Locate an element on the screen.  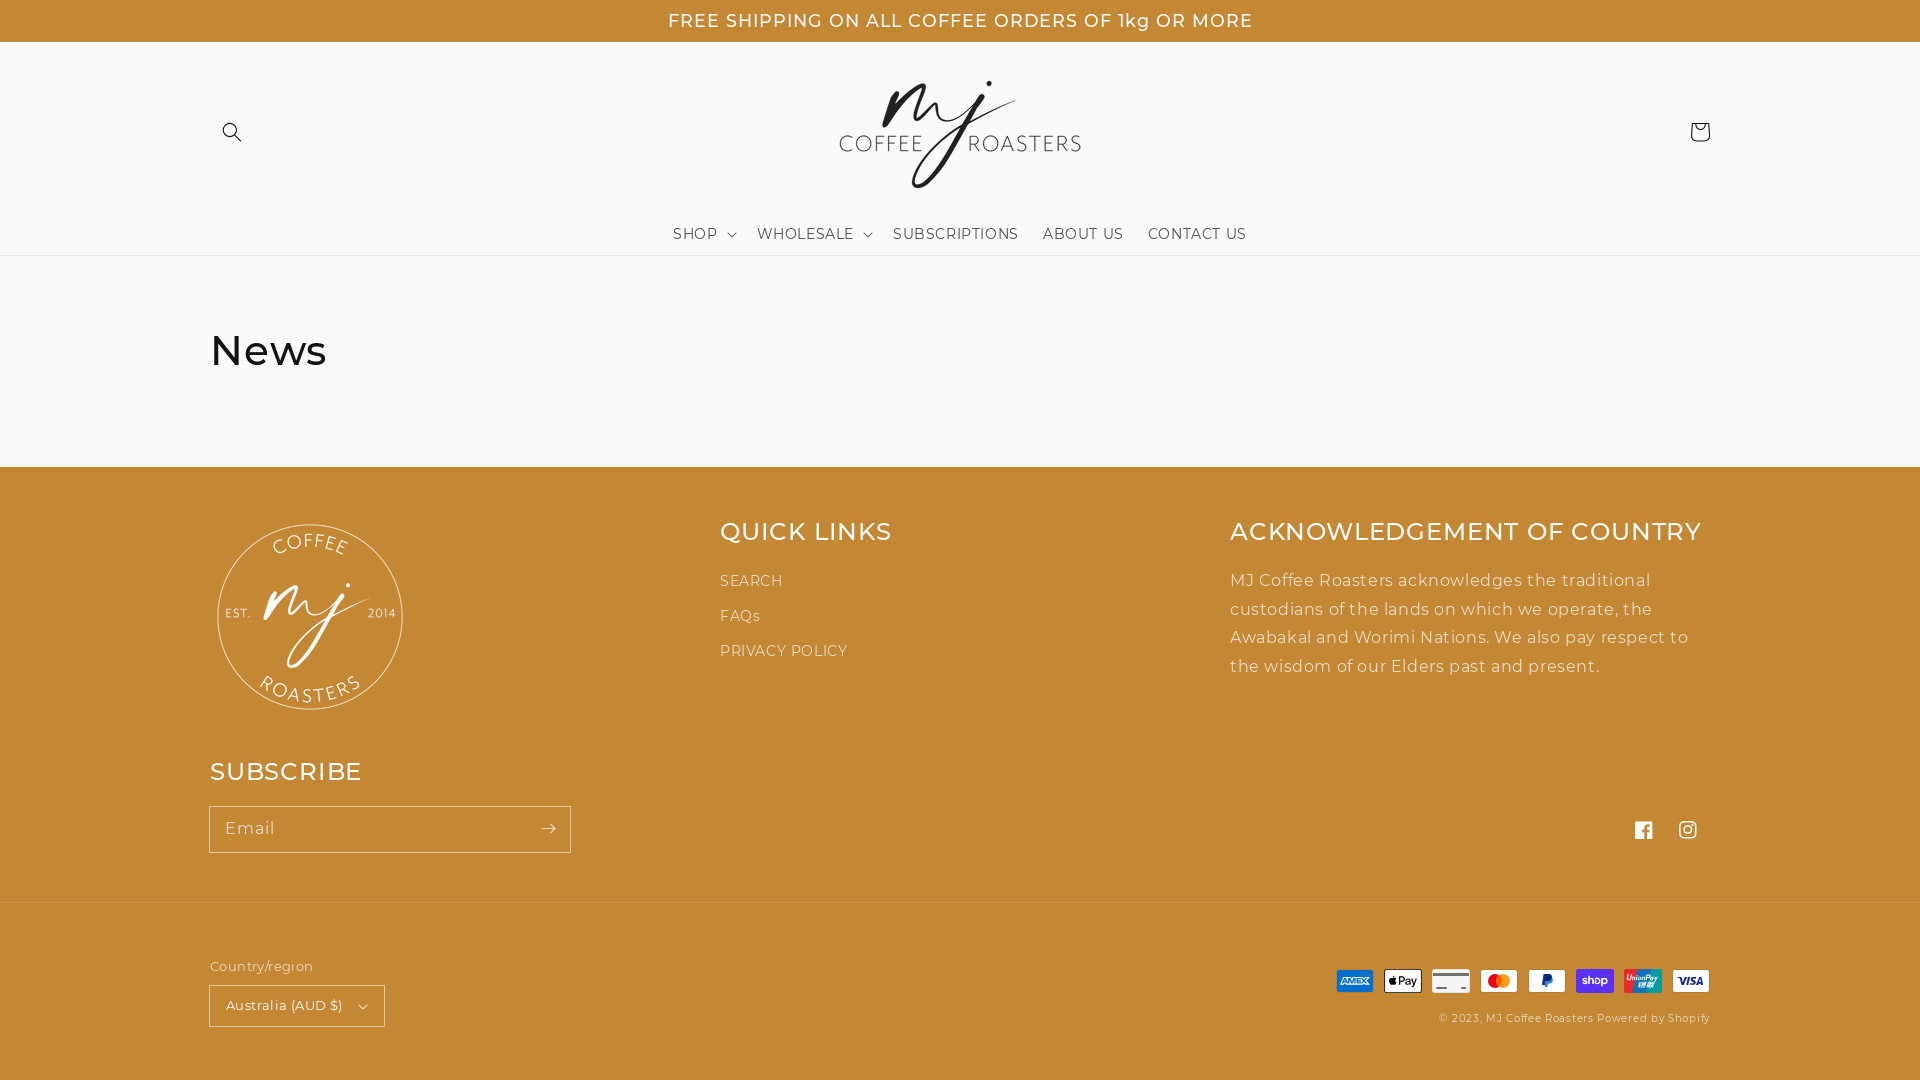
'Cart' is located at coordinates (1698, 131).